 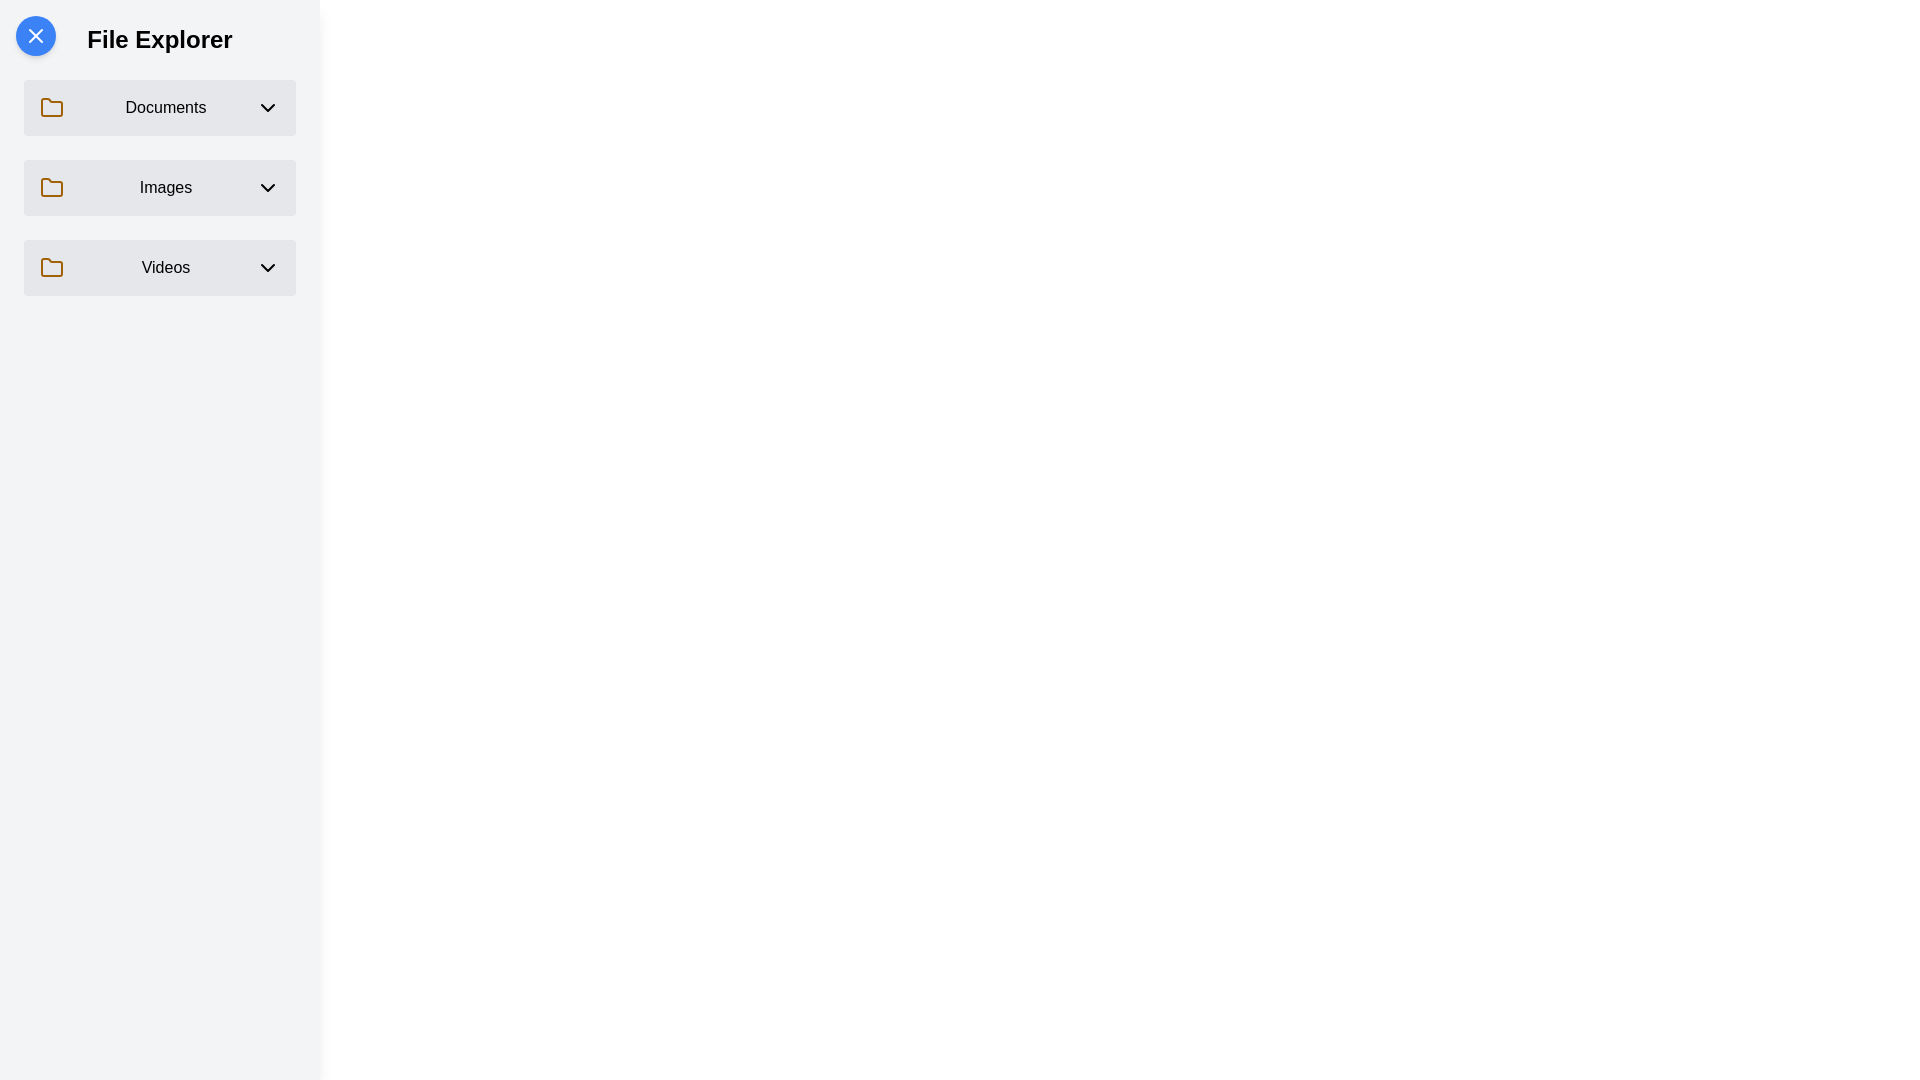 What do you see at coordinates (52, 266) in the screenshot?
I see `the folder icon, which is the third icon in the sidebar menu of the file explorer, located adjacent to the 'Videos' label` at bounding box center [52, 266].